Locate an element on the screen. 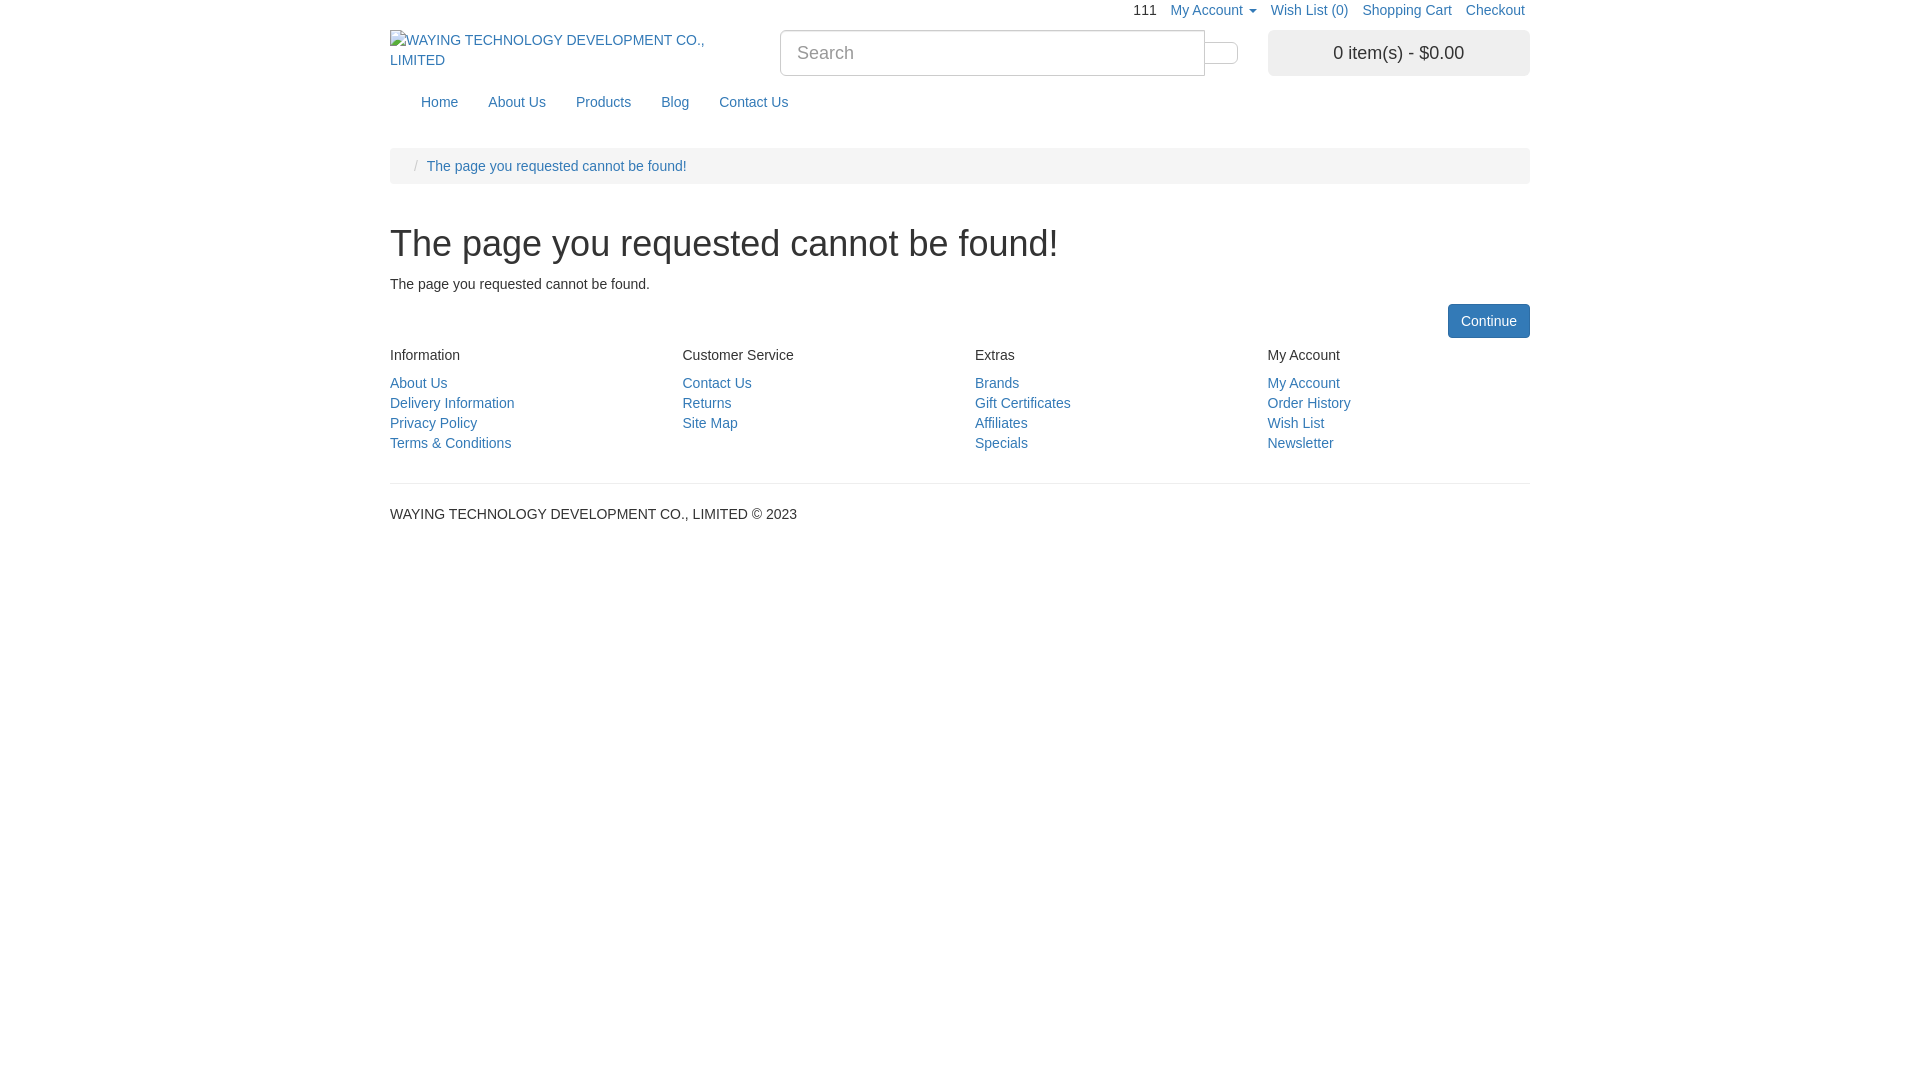 This screenshot has width=1920, height=1080. 'Wish List' is located at coordinates (1296, 422).